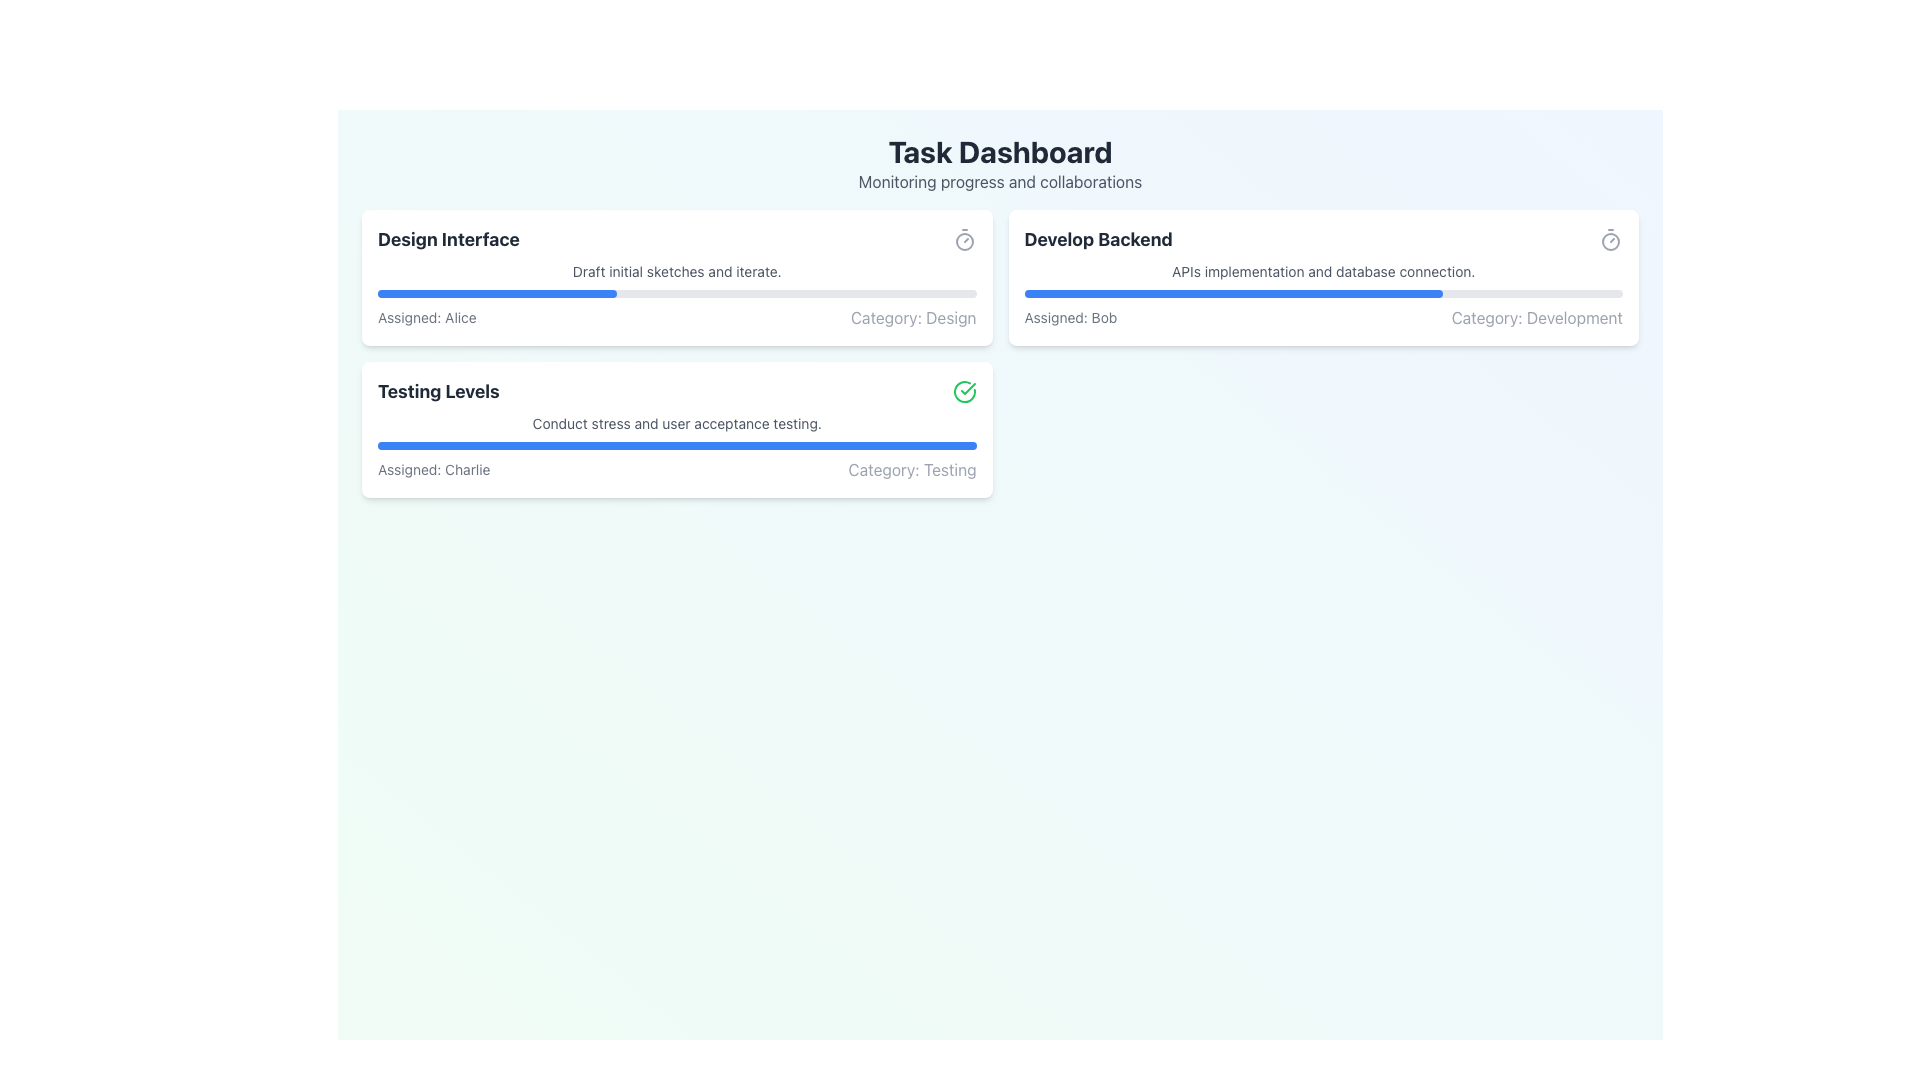 This screenshot has height=1080, width=1920. What do you see at coordinates (677, 445) in the screenshot?
I see `the horizontal progress bar located within the 'Testing Levels' card, which is filled with blue and has a light gray background, positioned below the text 'Conduct stress and user acceptance testing.'` at bounding box center [677, 445].